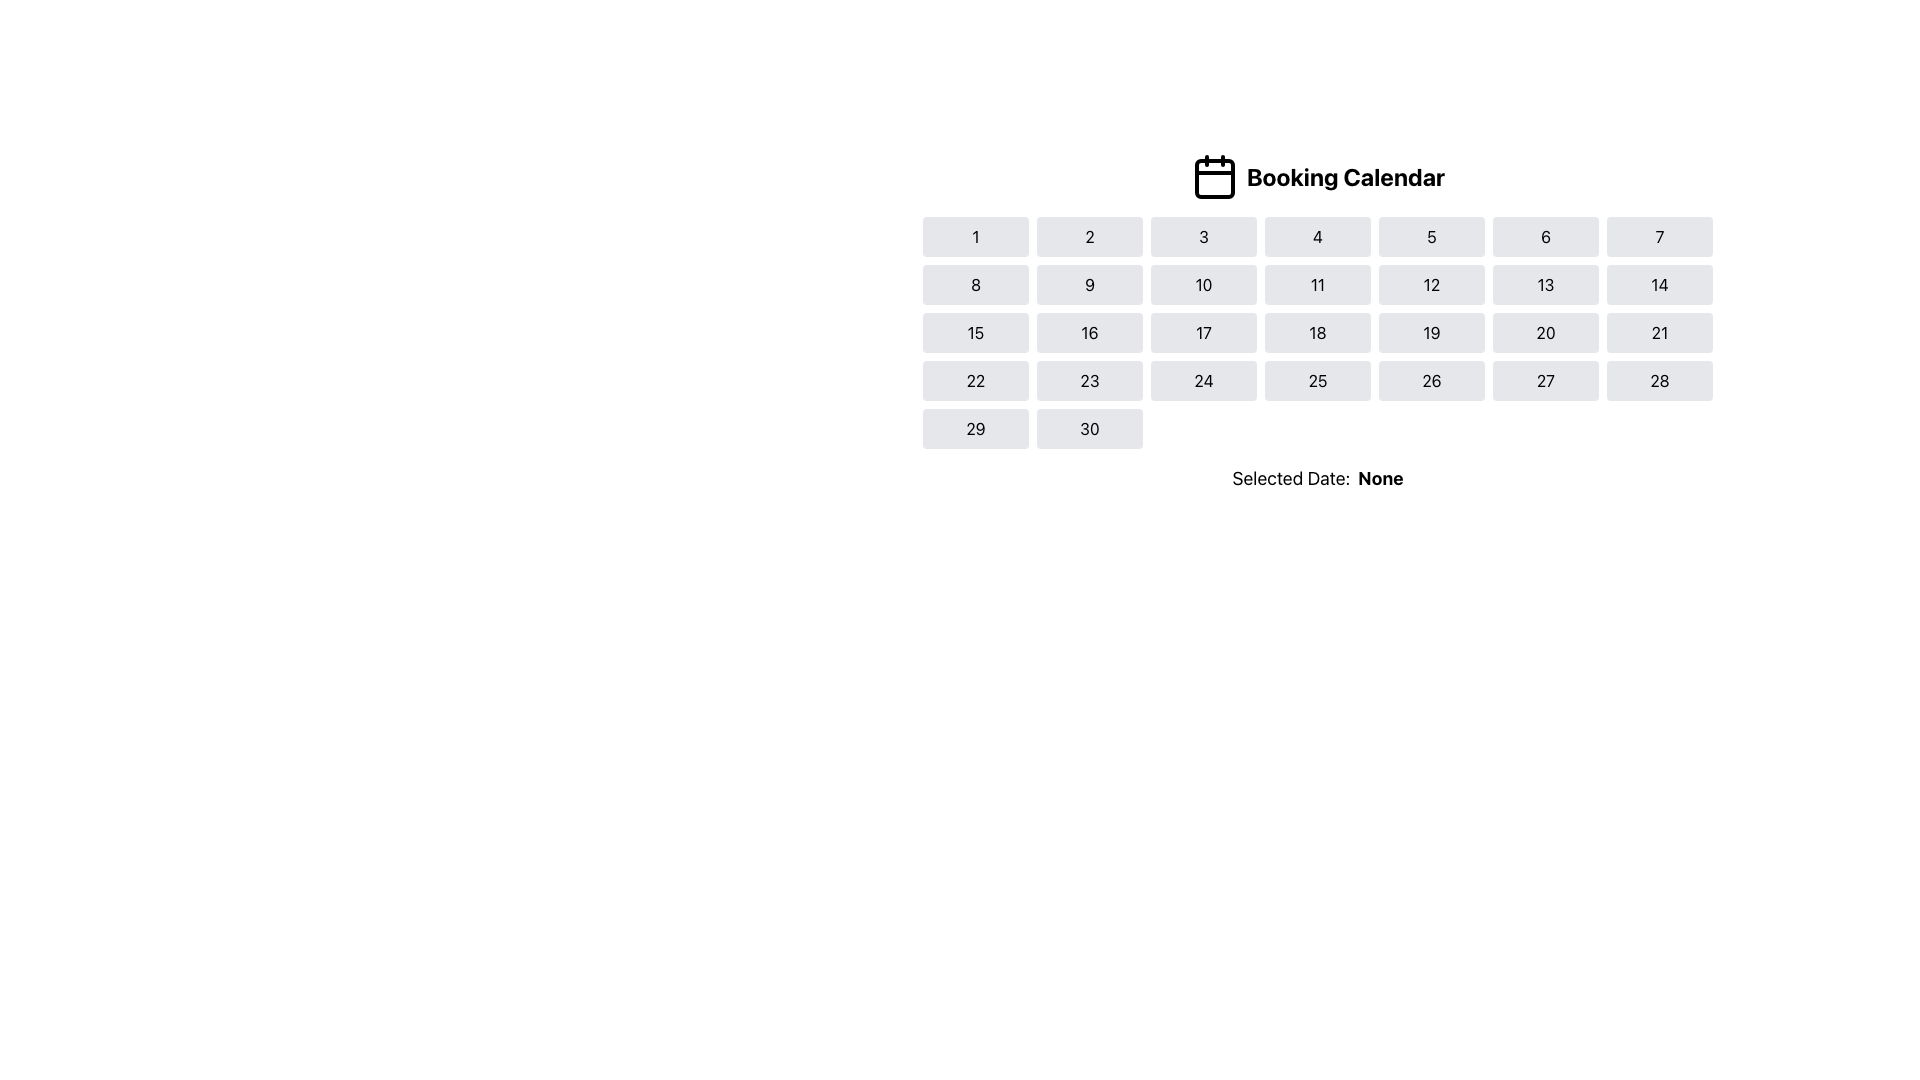 This screenshot has width=1920, height=1080. I want to click on the selectable date button in the calendar interface located at the top-left corner of the grid, directly below the 'Booking Calendar' header, so click(975, 235).